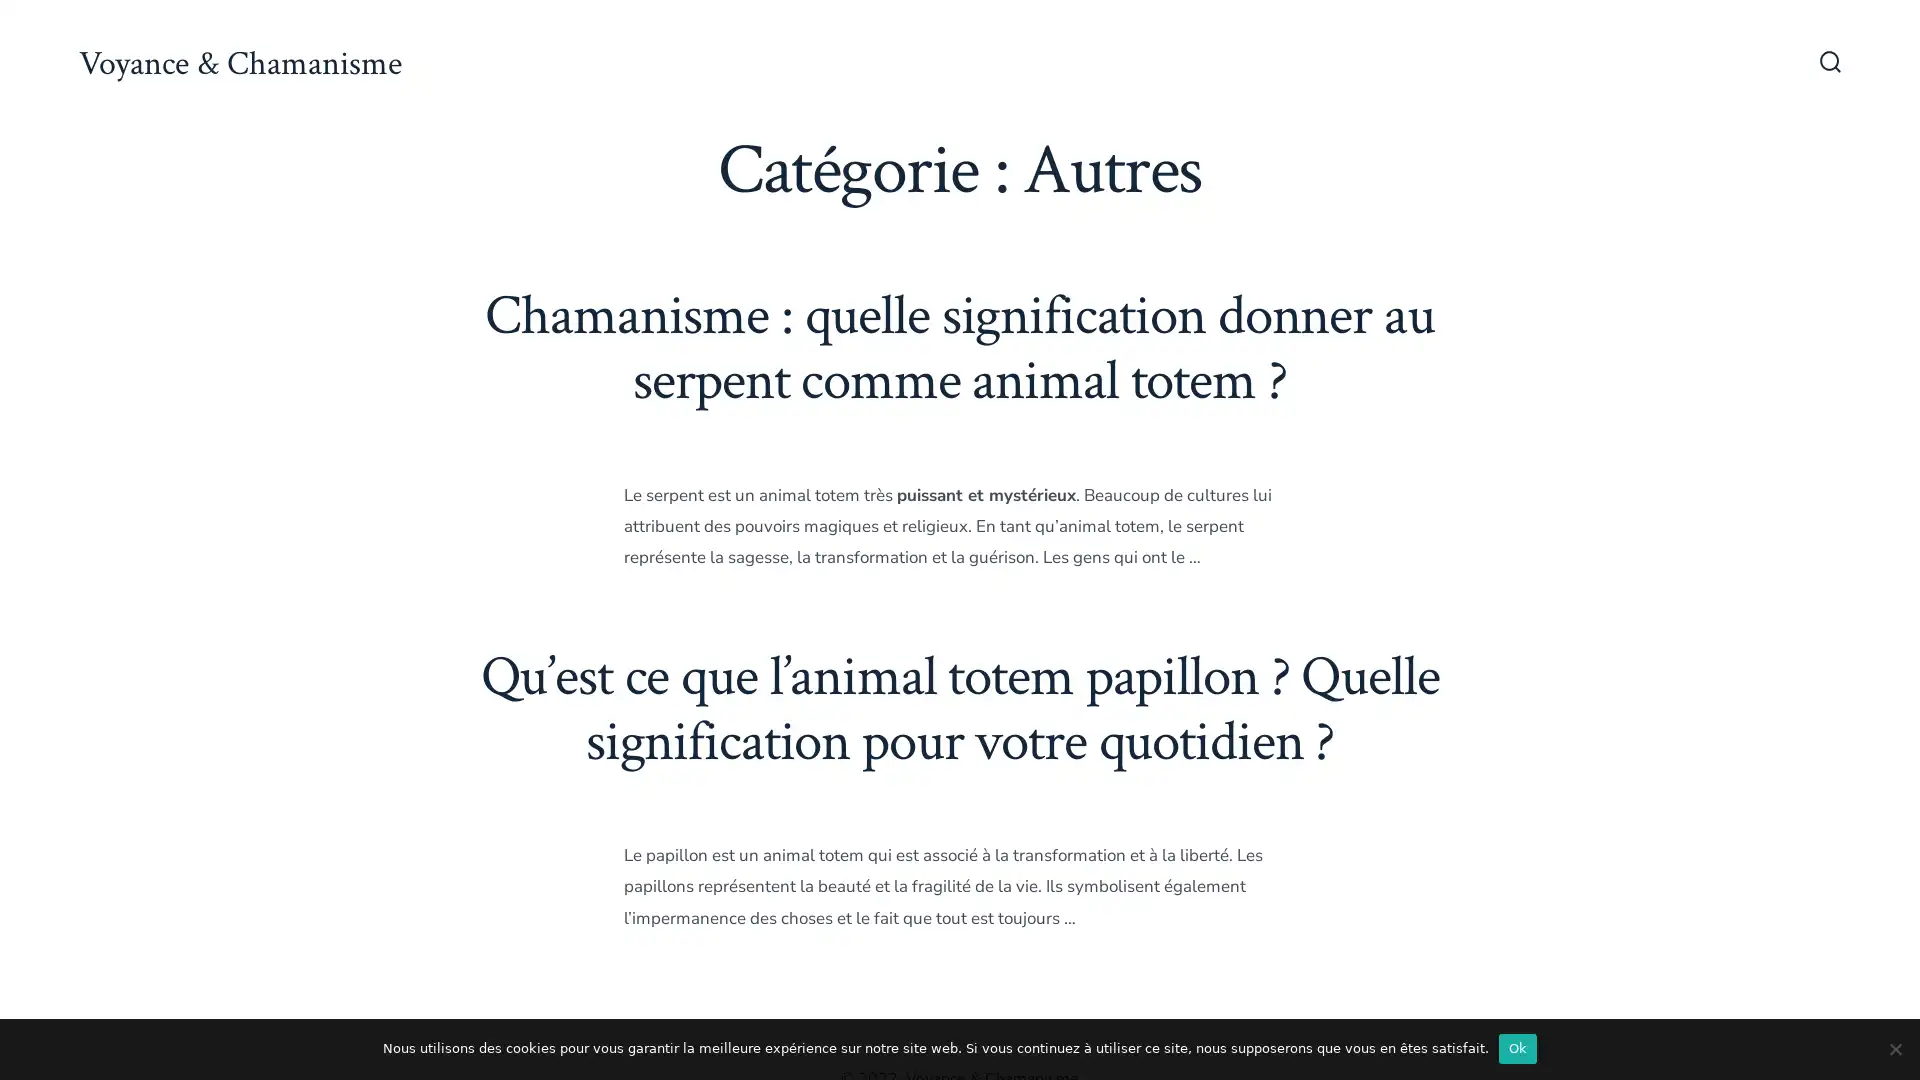 The height and width of the screenshot is (1080, 1920). I want to click on Bascule Rechercher, so click(1829, 63).